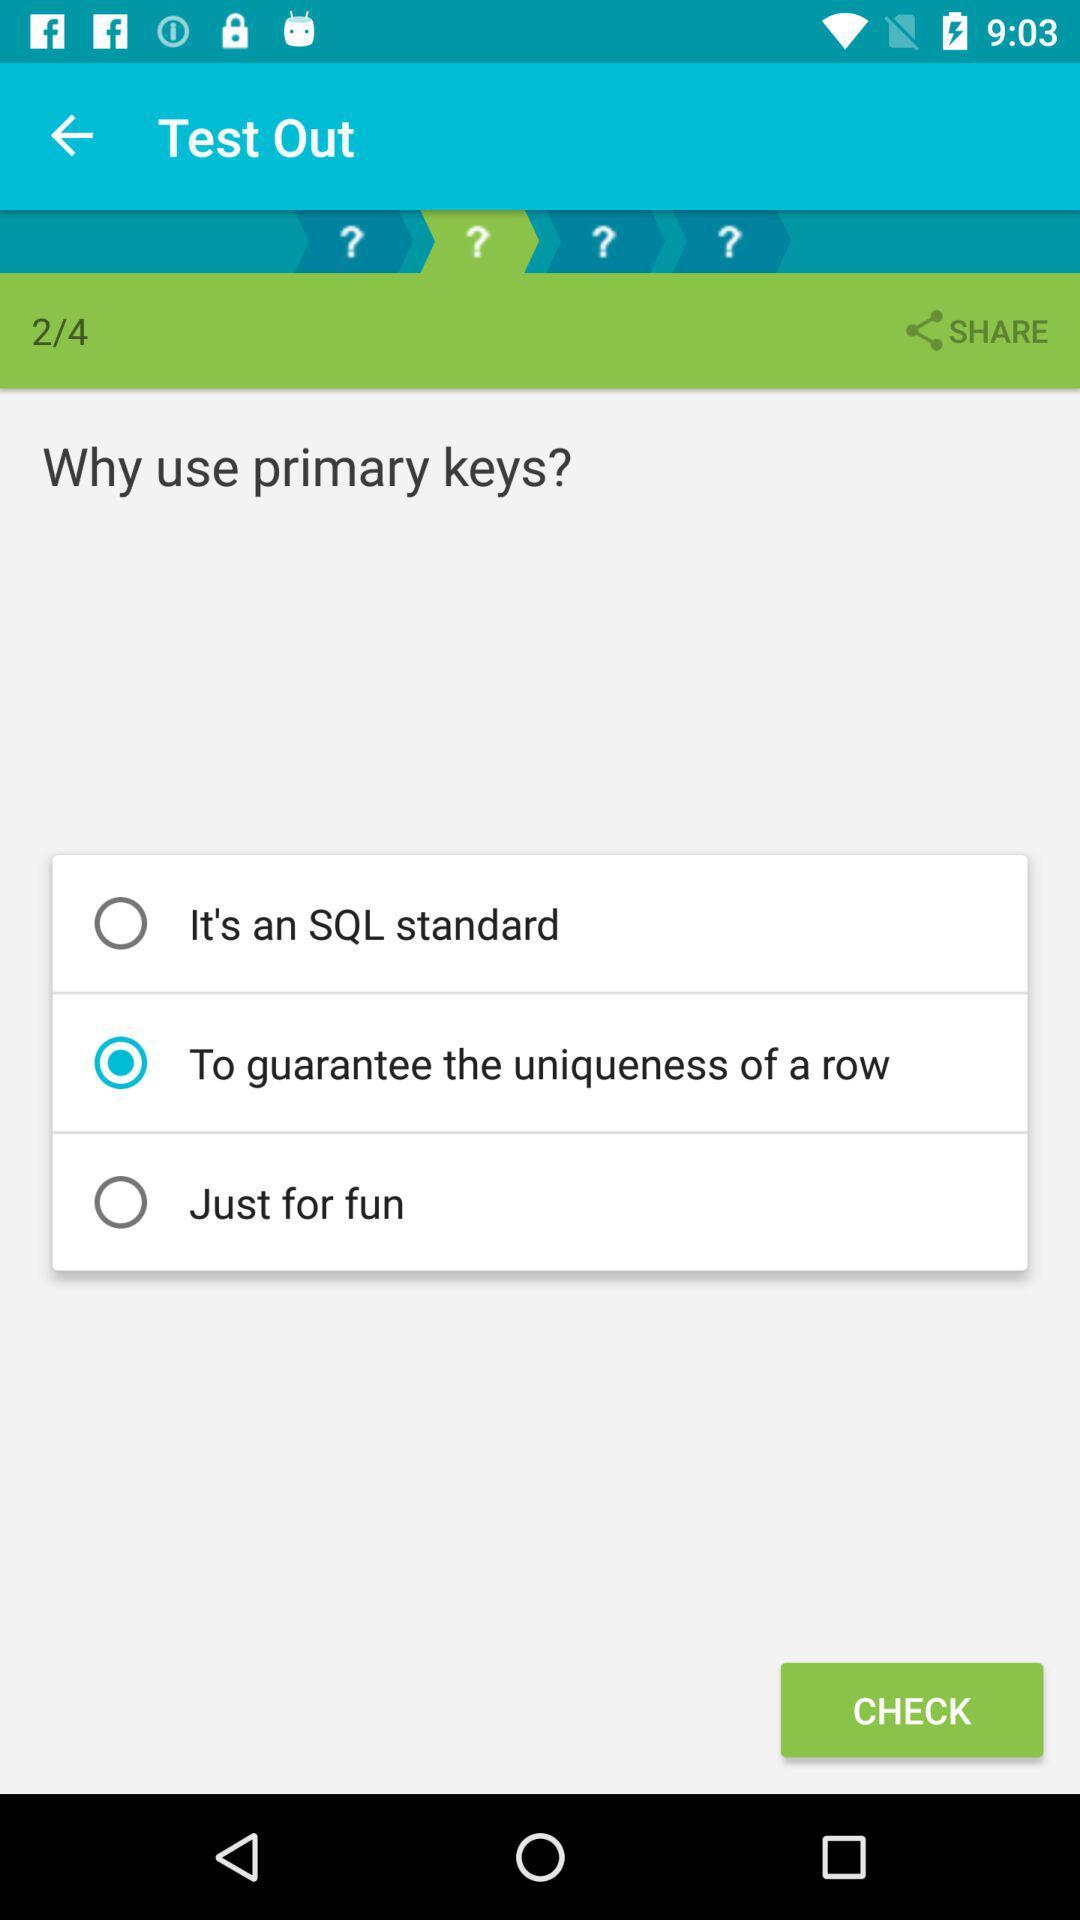 This screenshot has height=1920, width=1080. What do you see at coordinates (729, 240) in the screenshot?
I see `see the question` at bounding box center [729, 240].